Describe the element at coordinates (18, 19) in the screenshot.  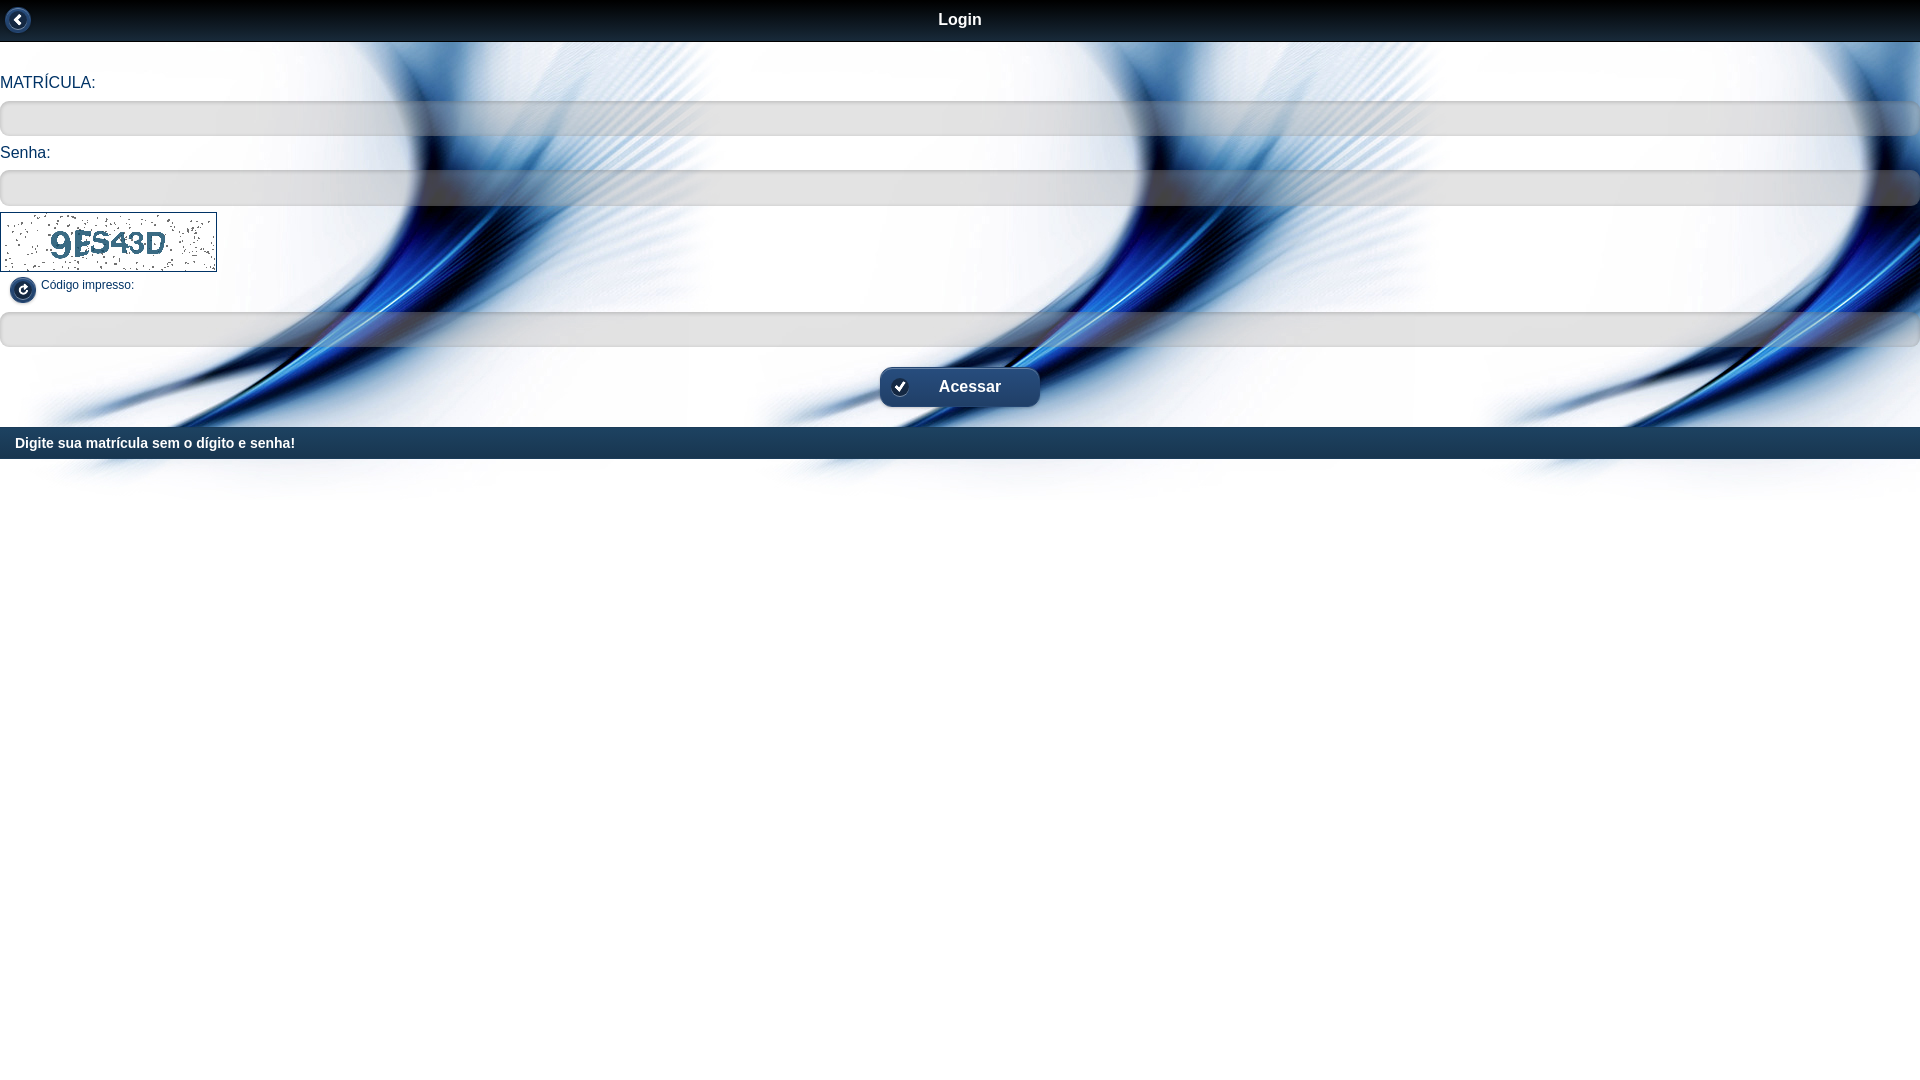
I see `' '` at that location.